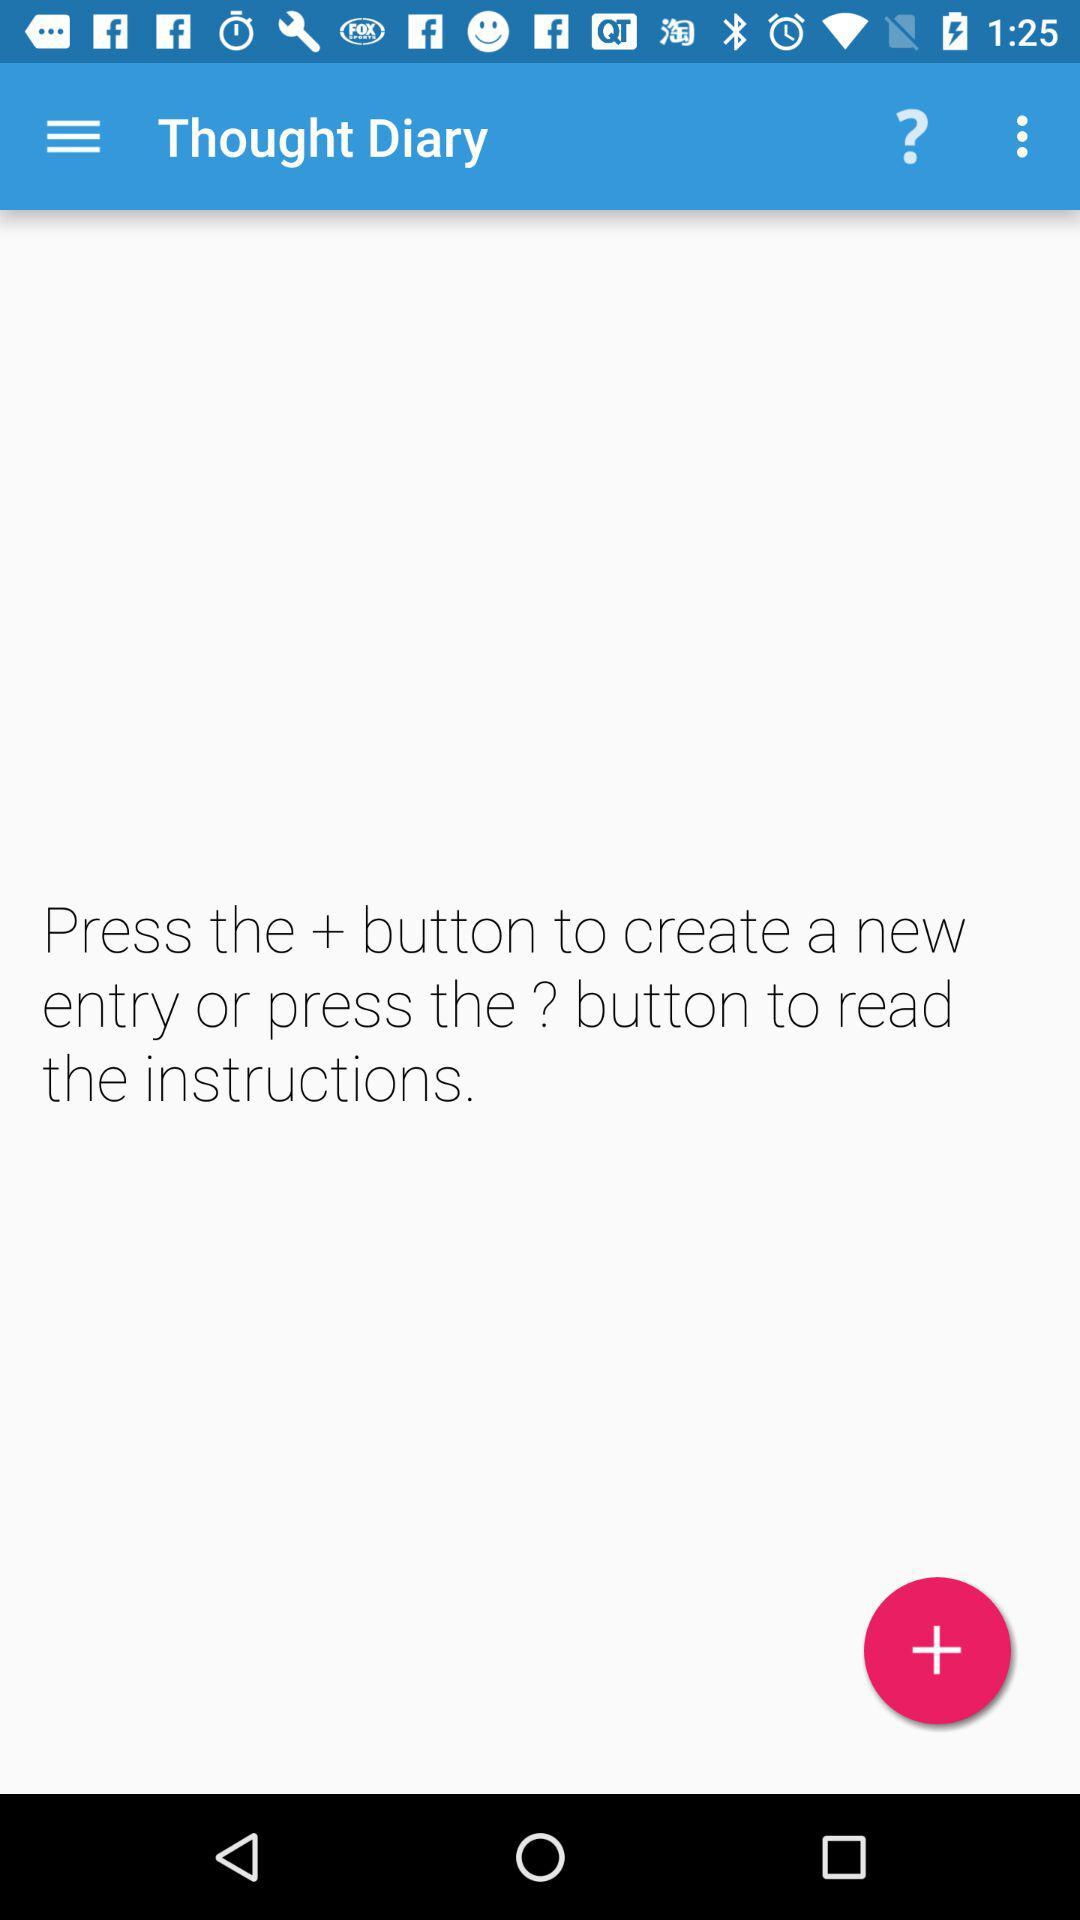 The width and height of the screenshot is (1080, 1920). Describe the element at coordinates (72, 135) in the screenshot. I see `item to the left of thought diary item` at that location.